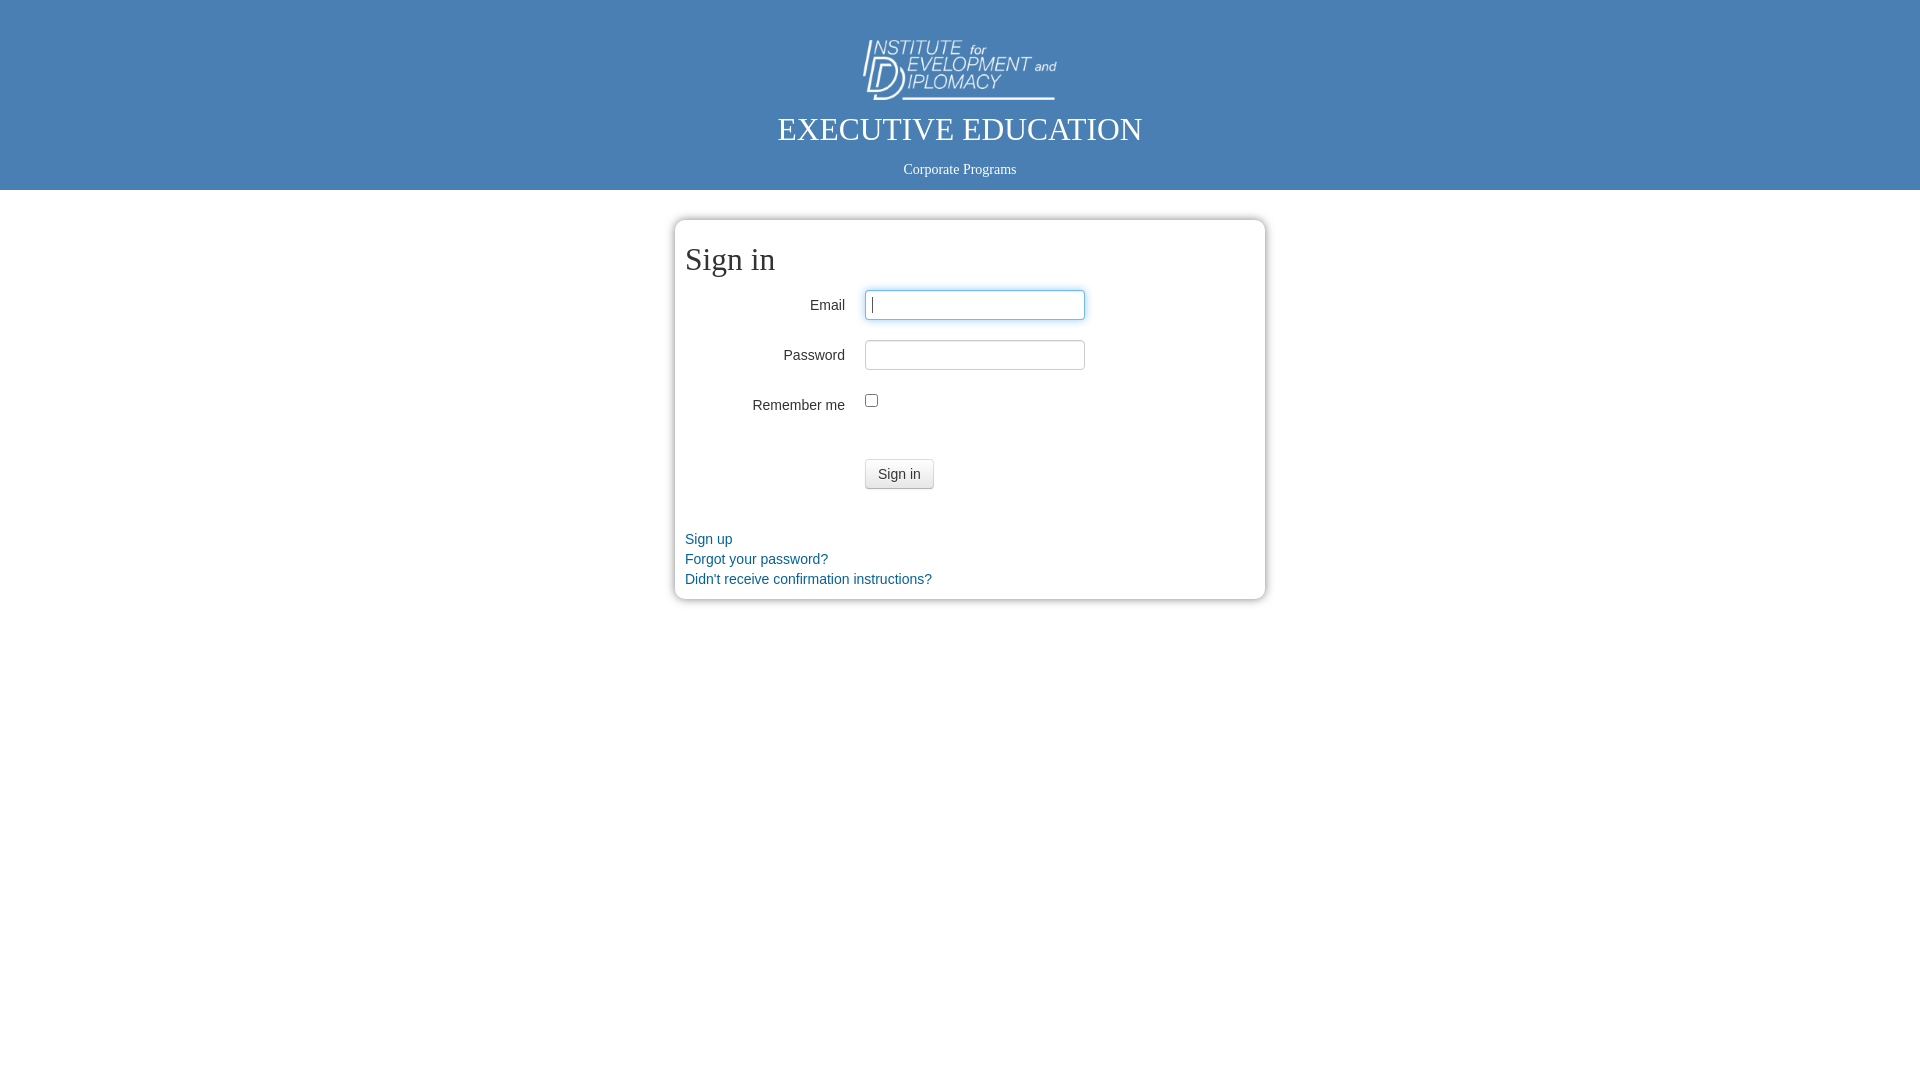 The image size is (1920, 1080). I want to click on 'Didn't receive confirmation instructions?', so click(808, 578).